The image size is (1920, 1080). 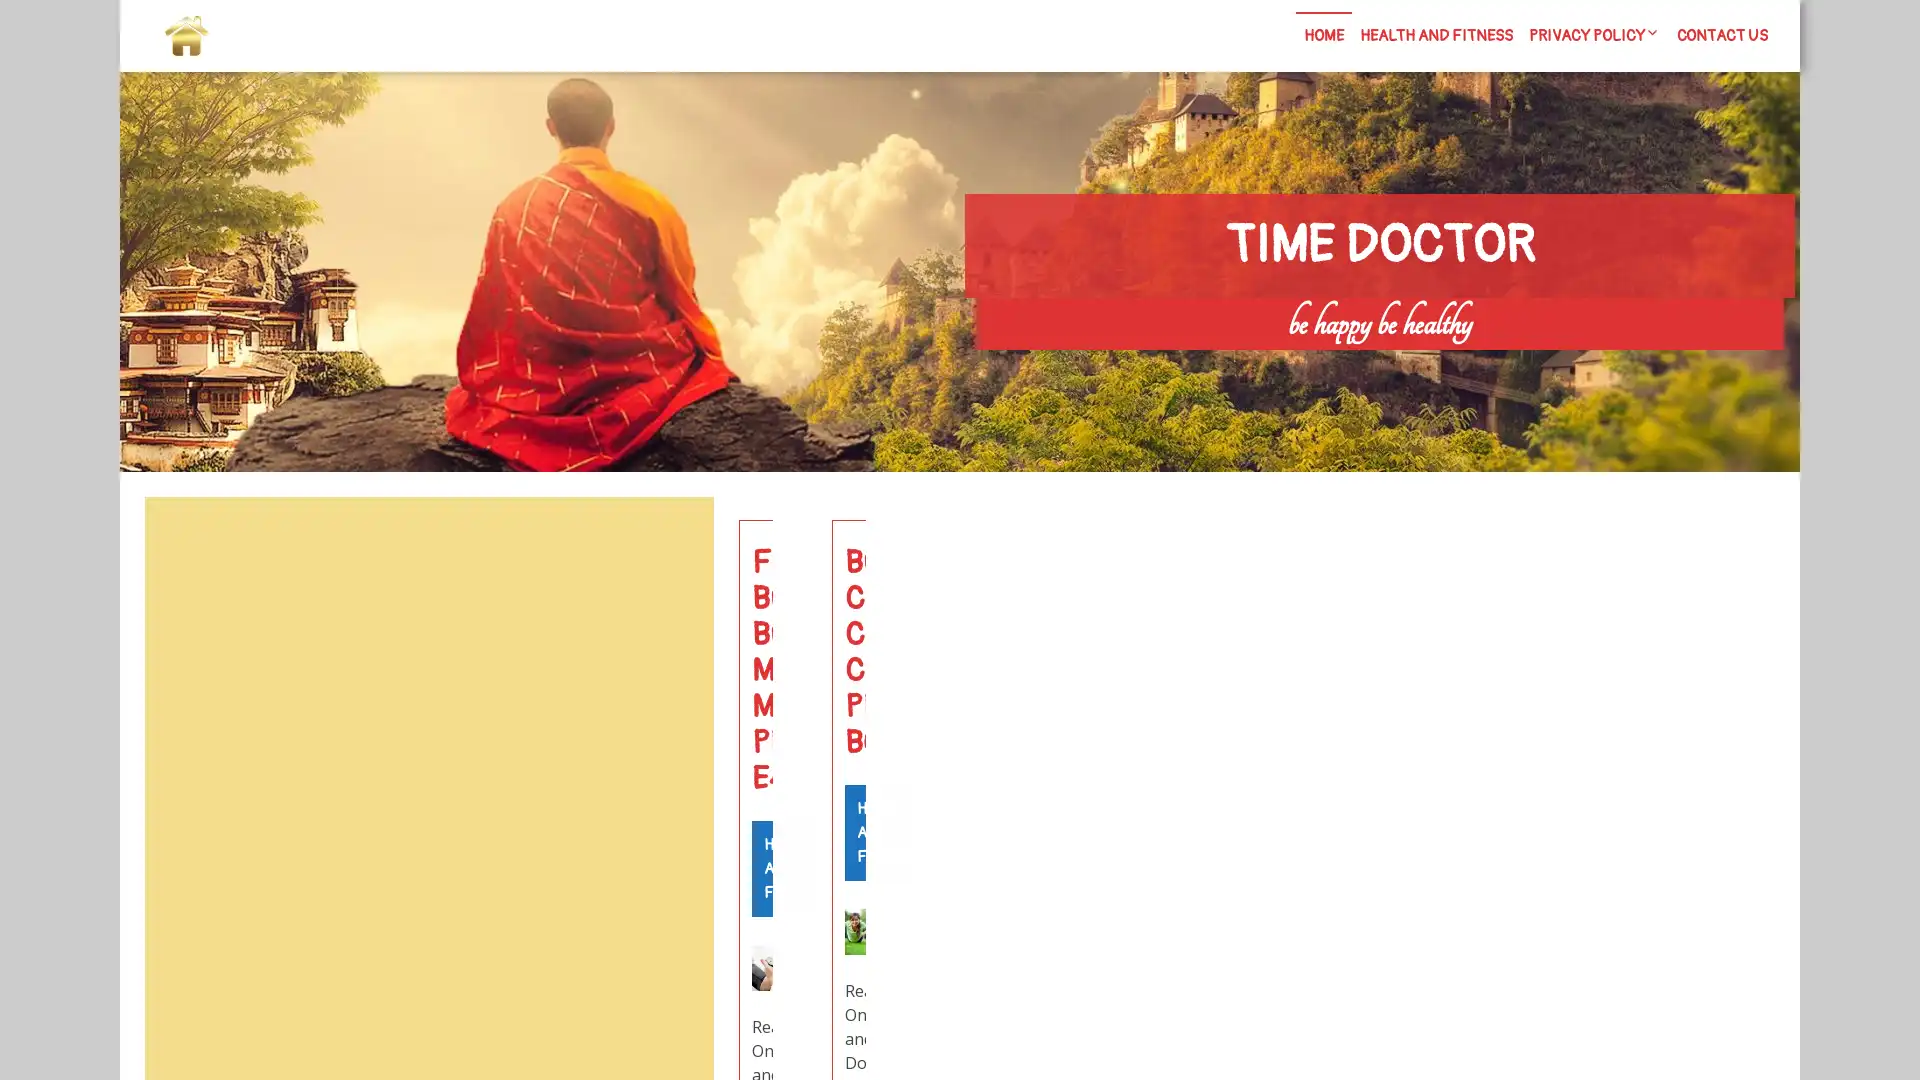 What do you see at coordinates (667, 545) in the screenshot?
I see `Search` at bounding box center [667, 545].